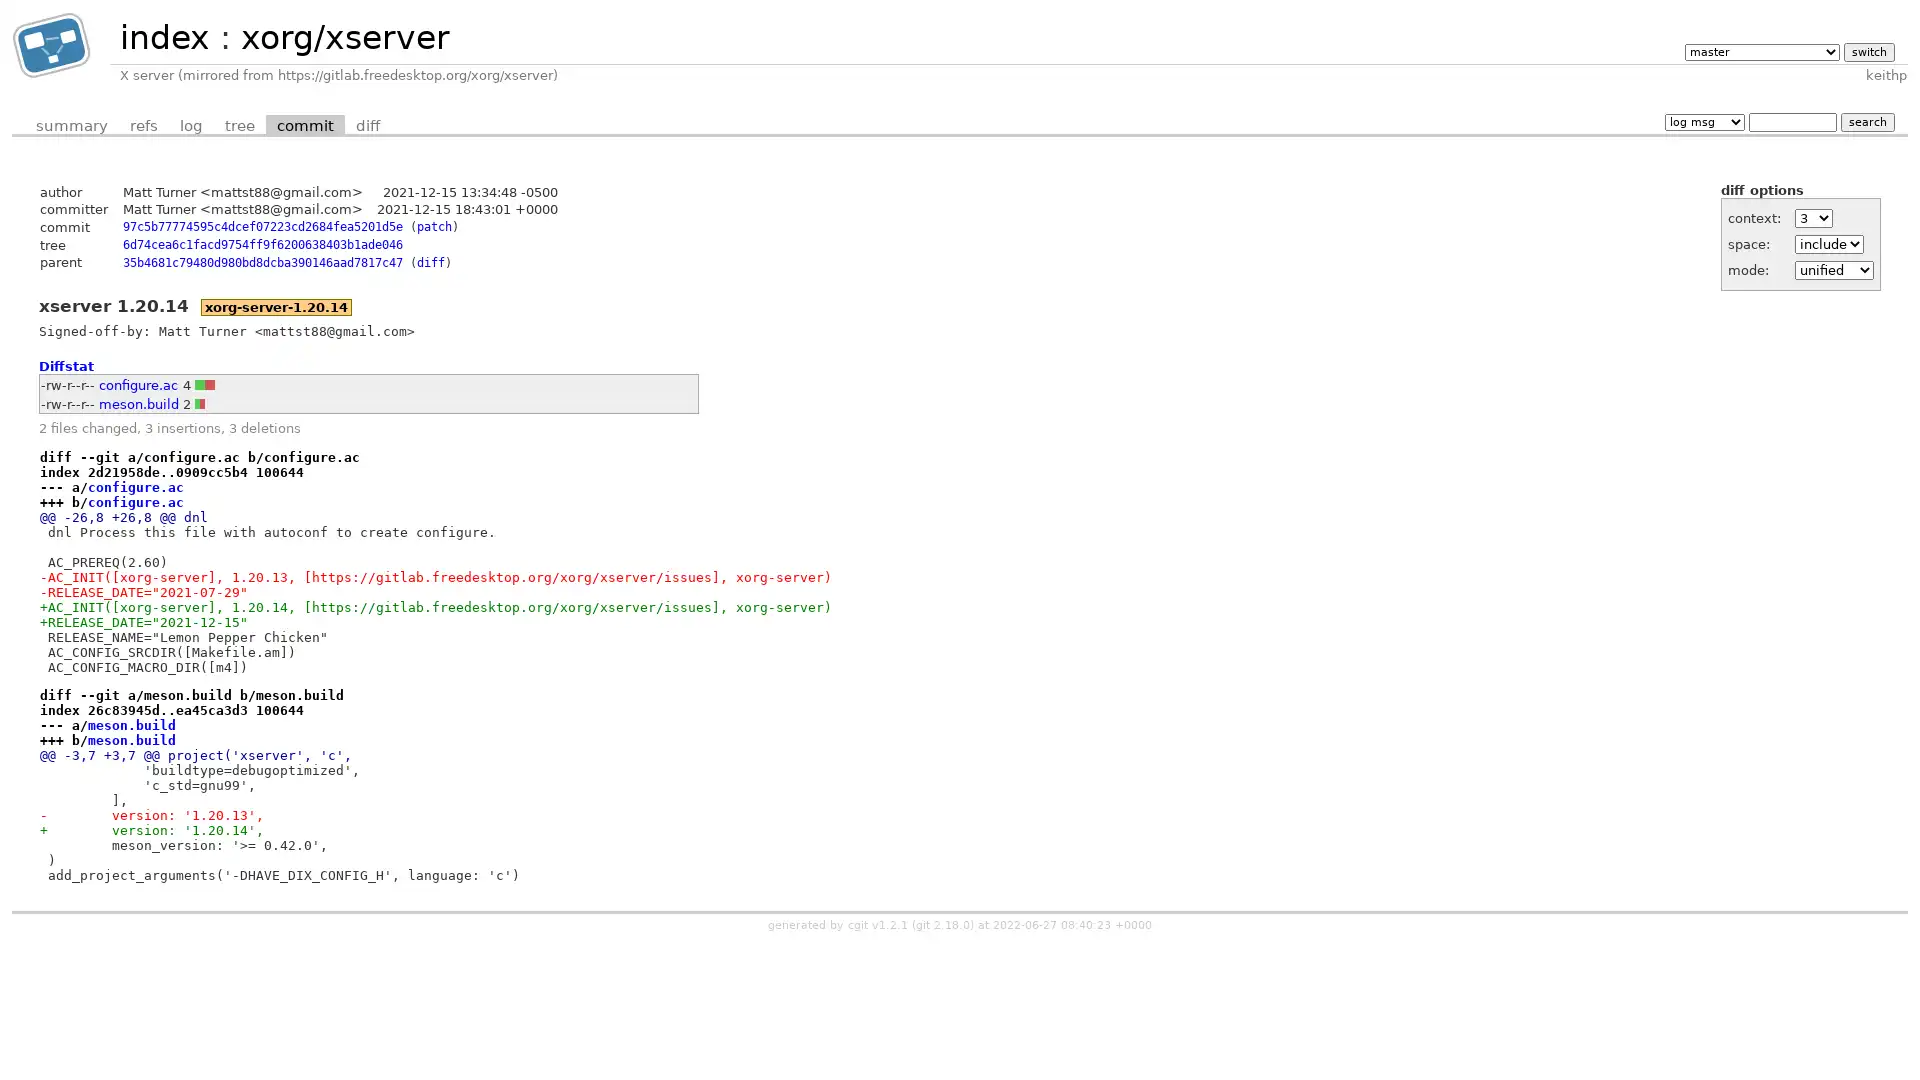 The image size is (1920, 1080). I want to click on switch, so click(1867, 50).